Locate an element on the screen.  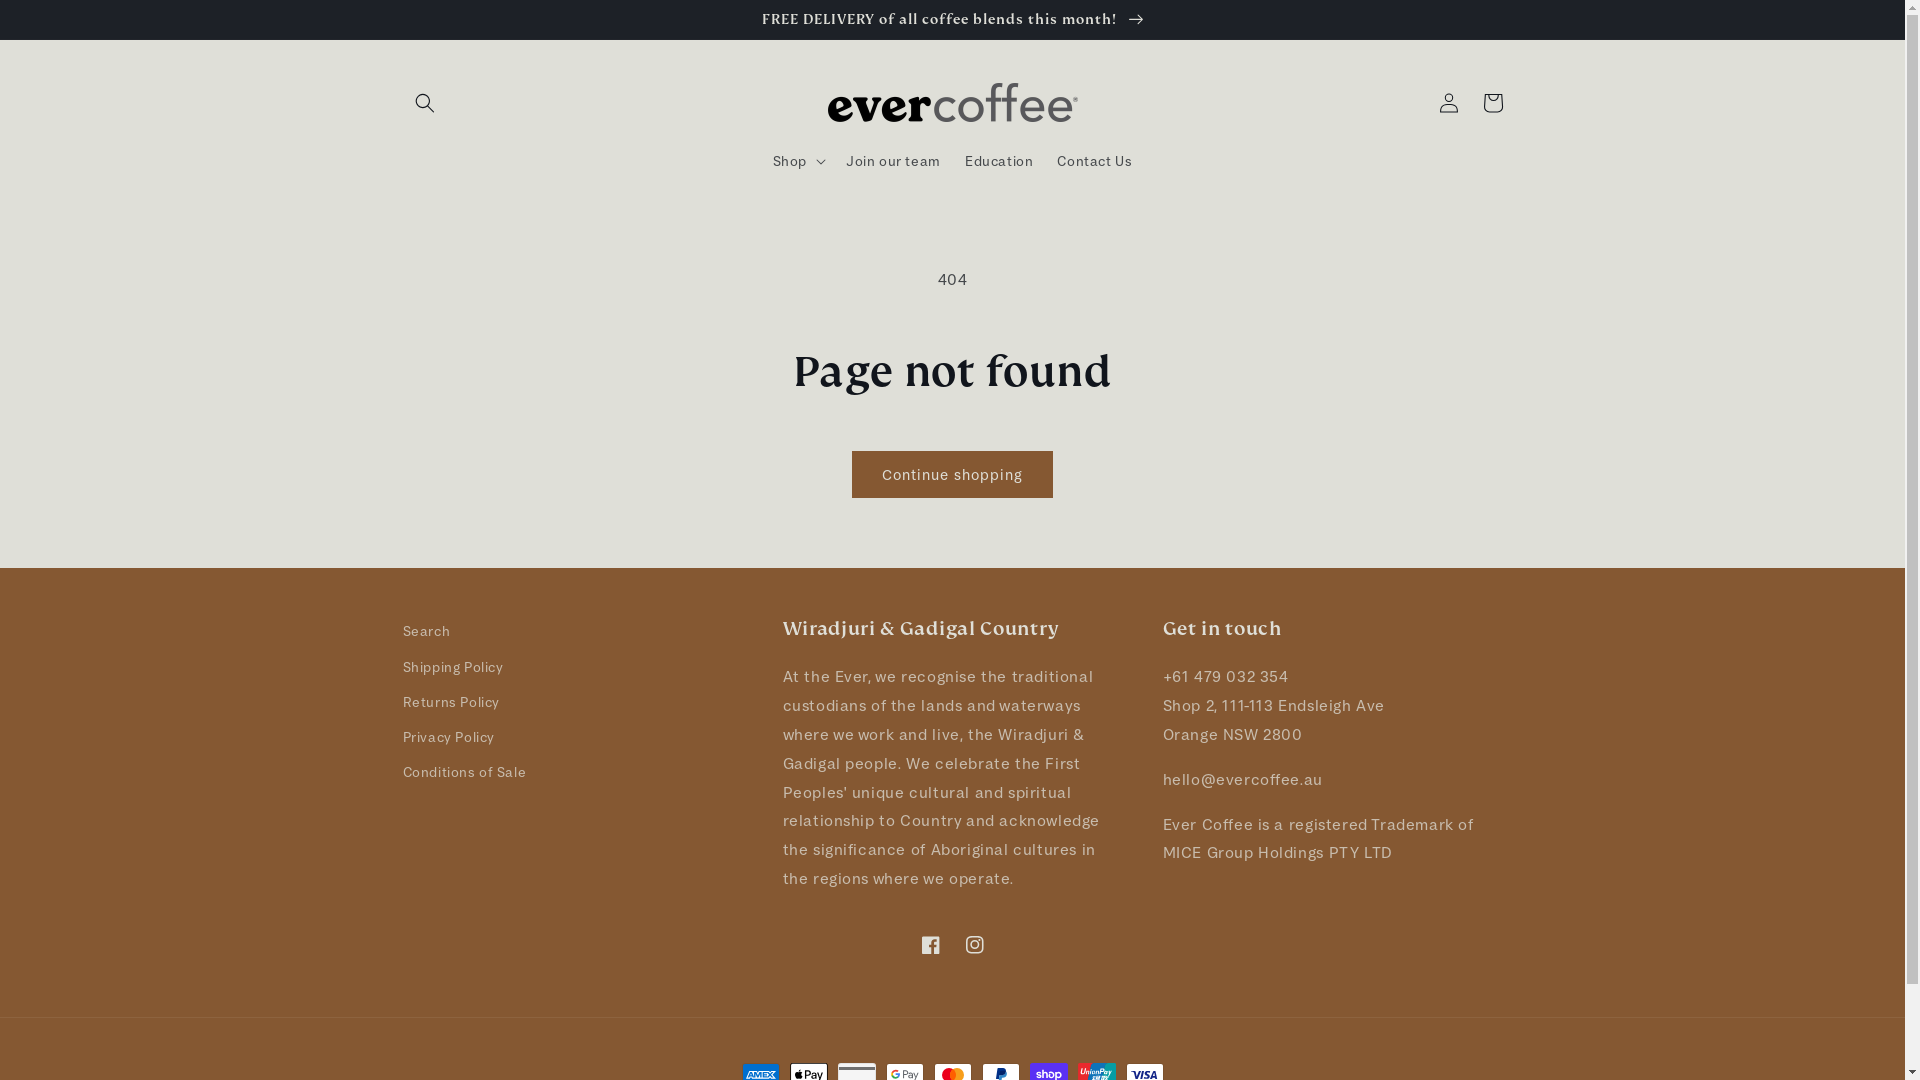
'Facebook' is located at coordinates (929, 945).